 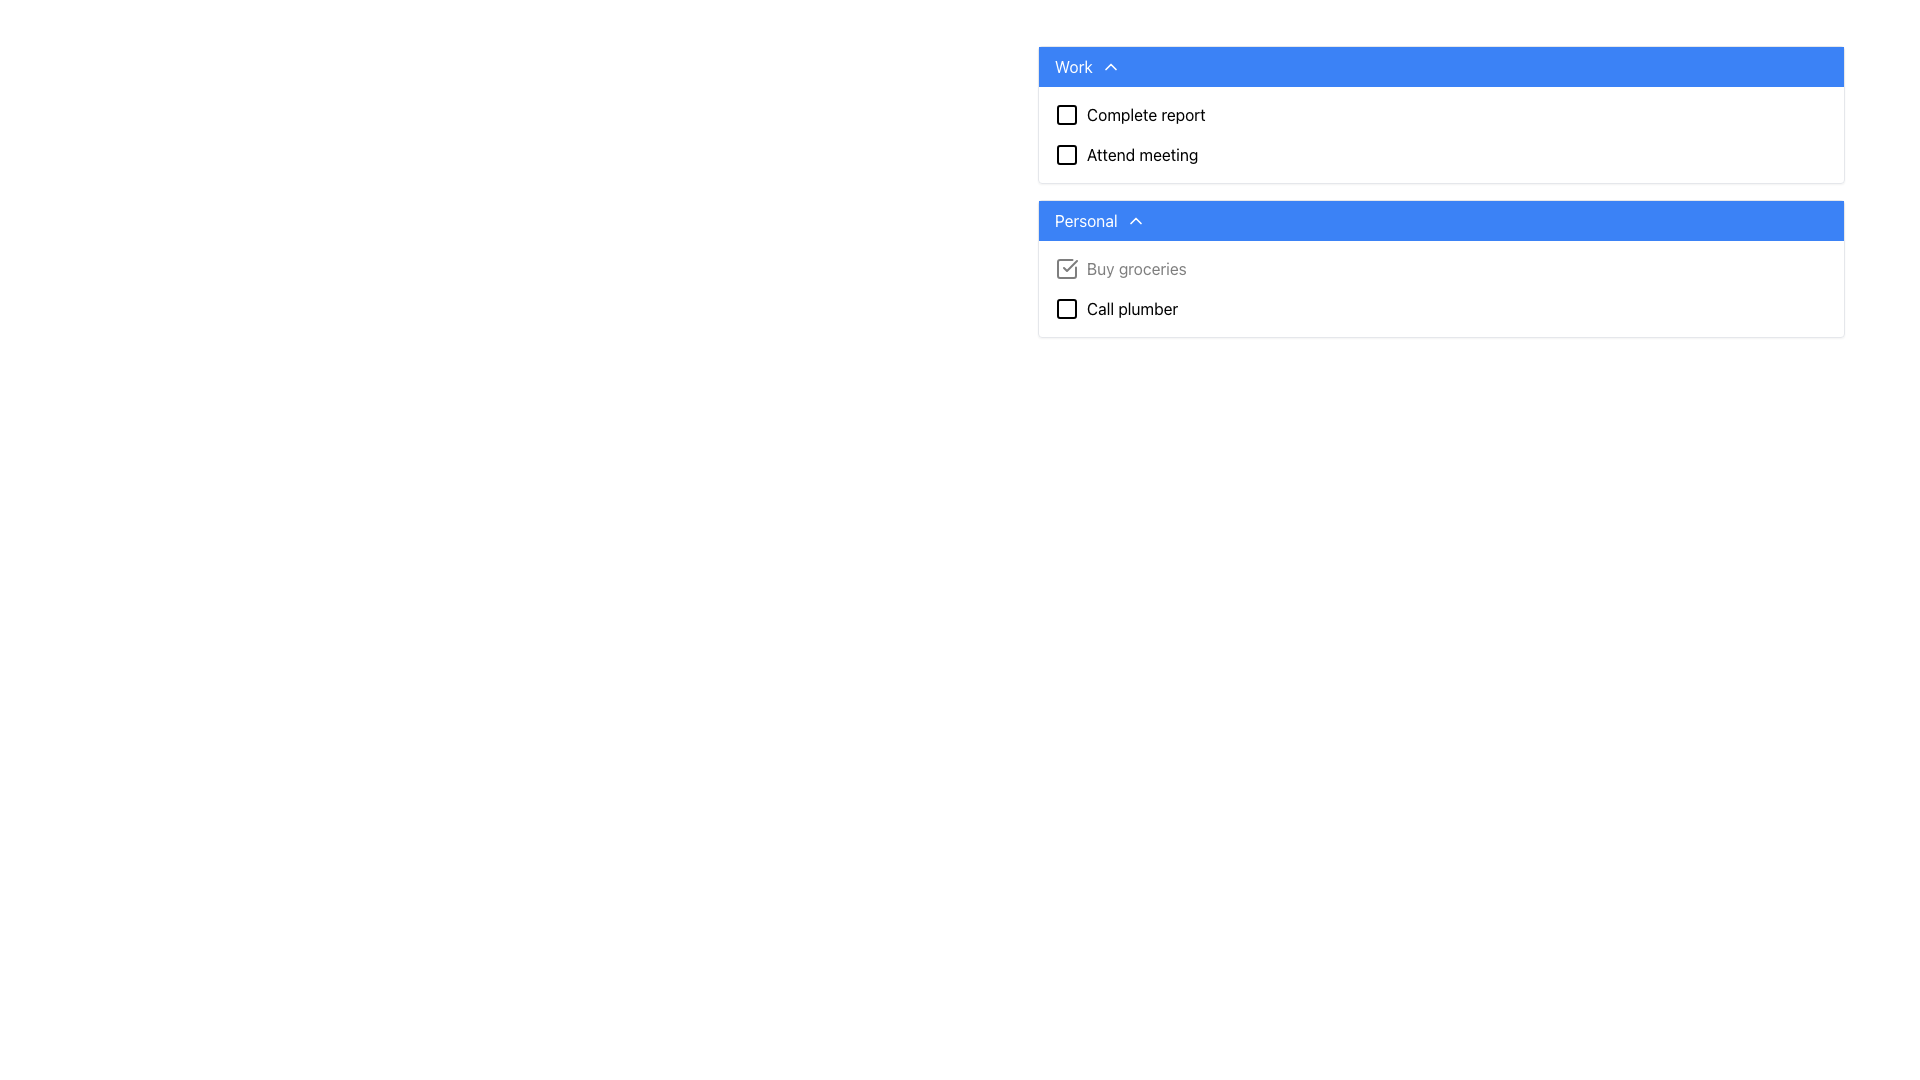 I want to click on the checkbox labeled 'Complete report' to edit the task, so click(x=1441, y=115).